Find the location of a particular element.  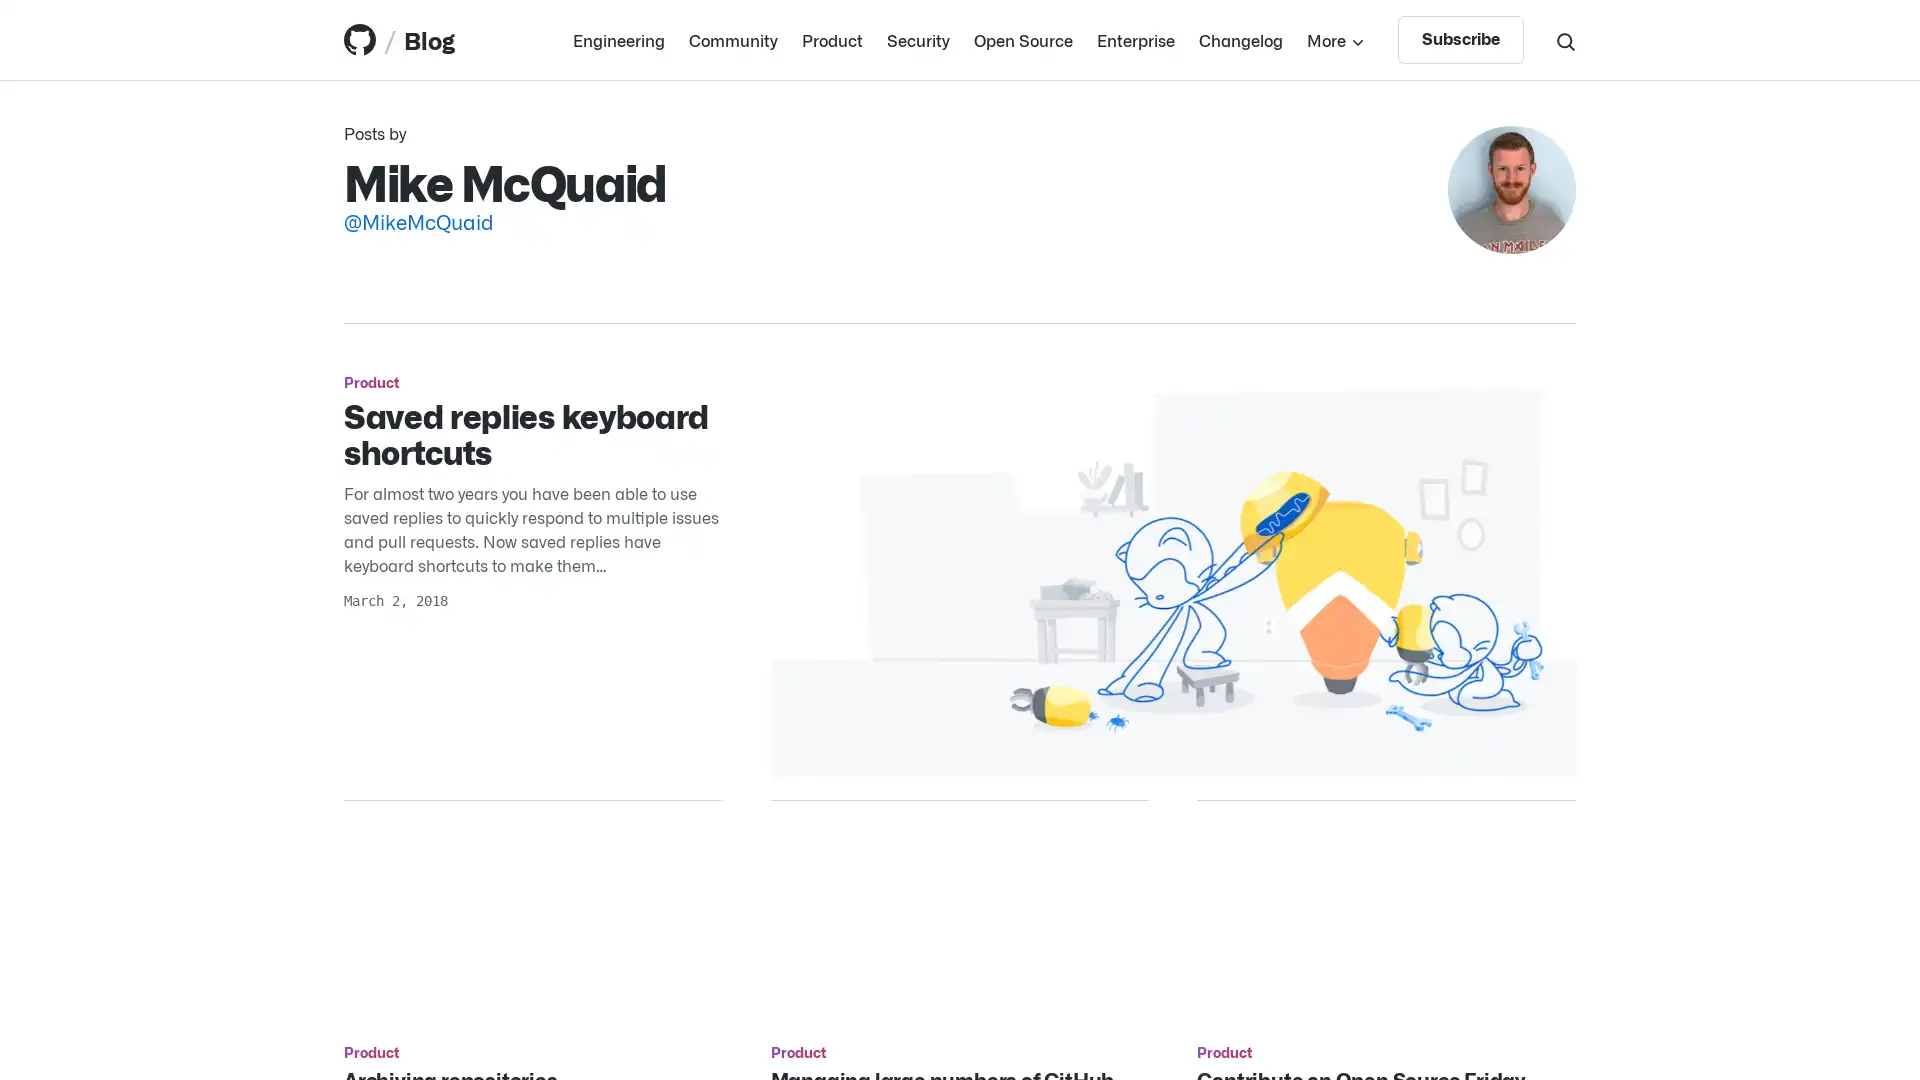

Search toggle is located at coordinates (1564, 38).